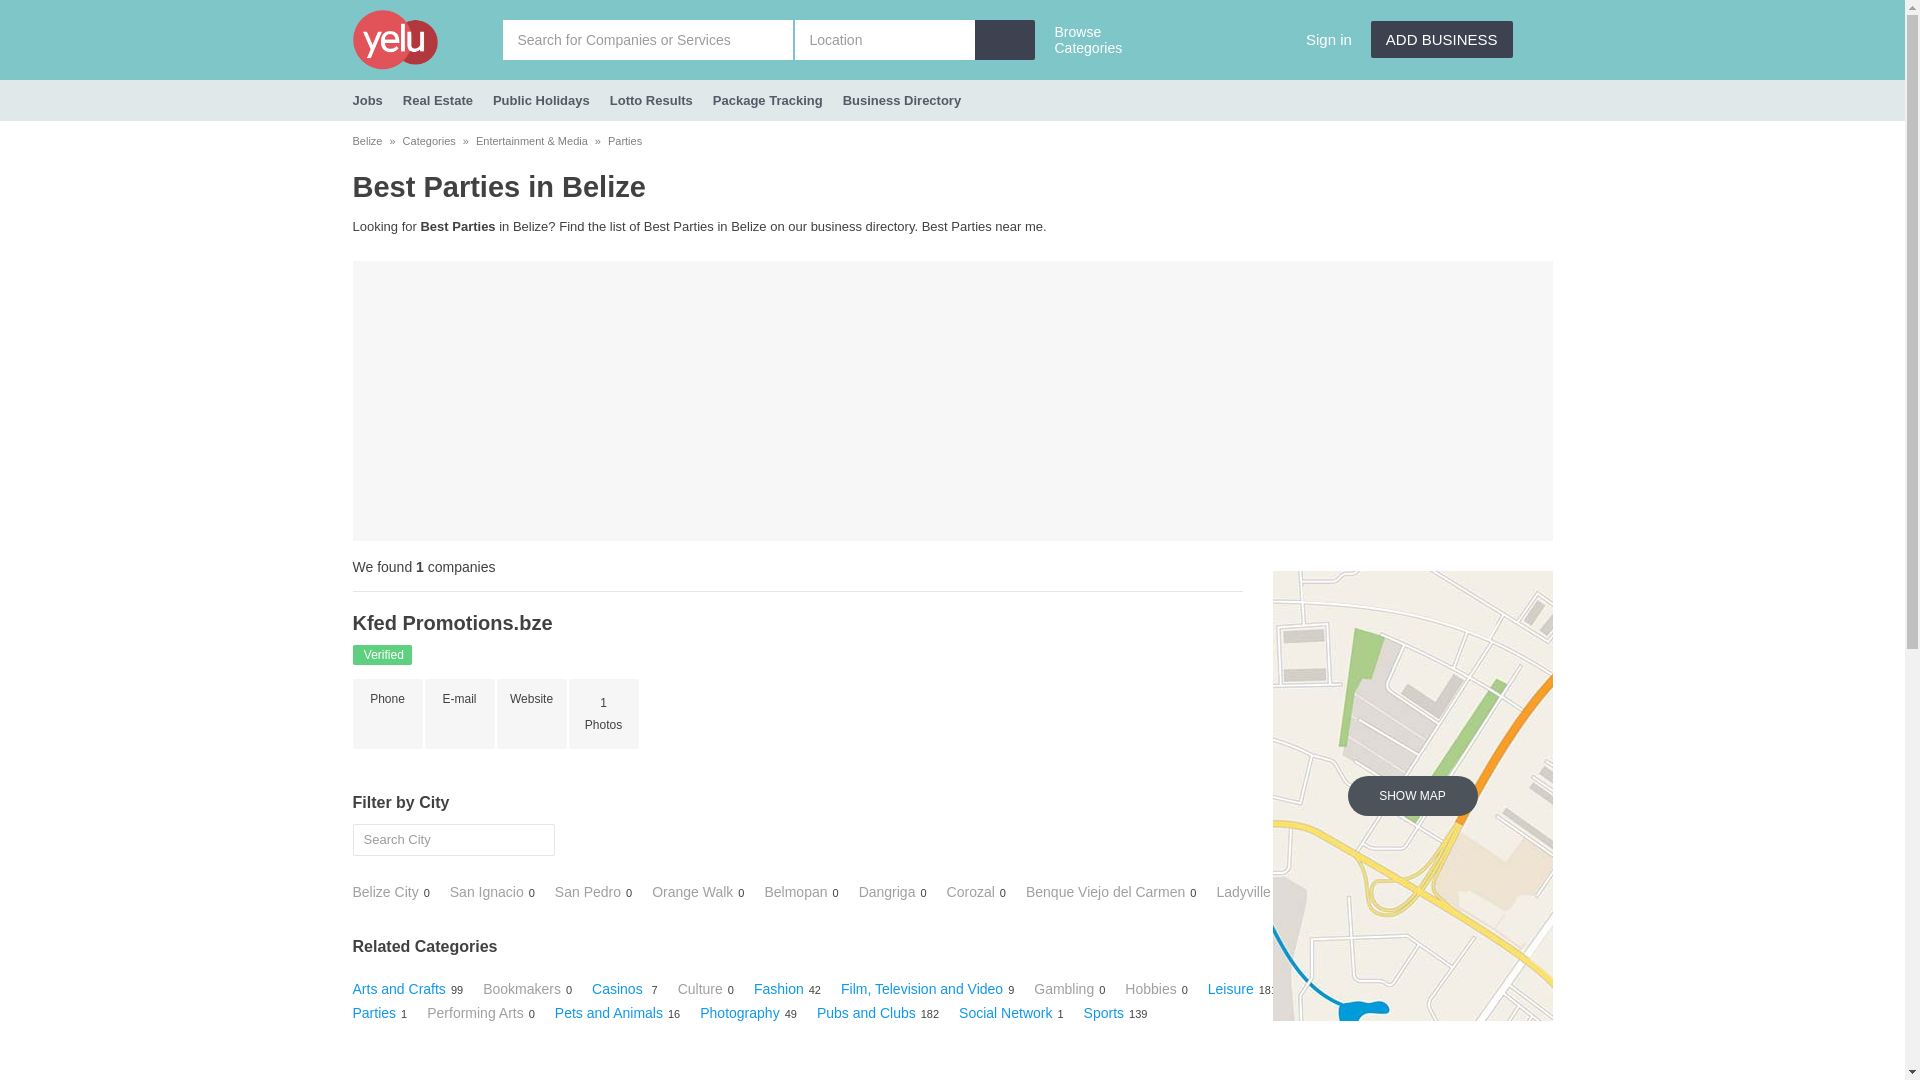 Image resolution: width=1920 pixels, height=1080 pixels. I want to click on 'Leisure', so click(1229, 987).